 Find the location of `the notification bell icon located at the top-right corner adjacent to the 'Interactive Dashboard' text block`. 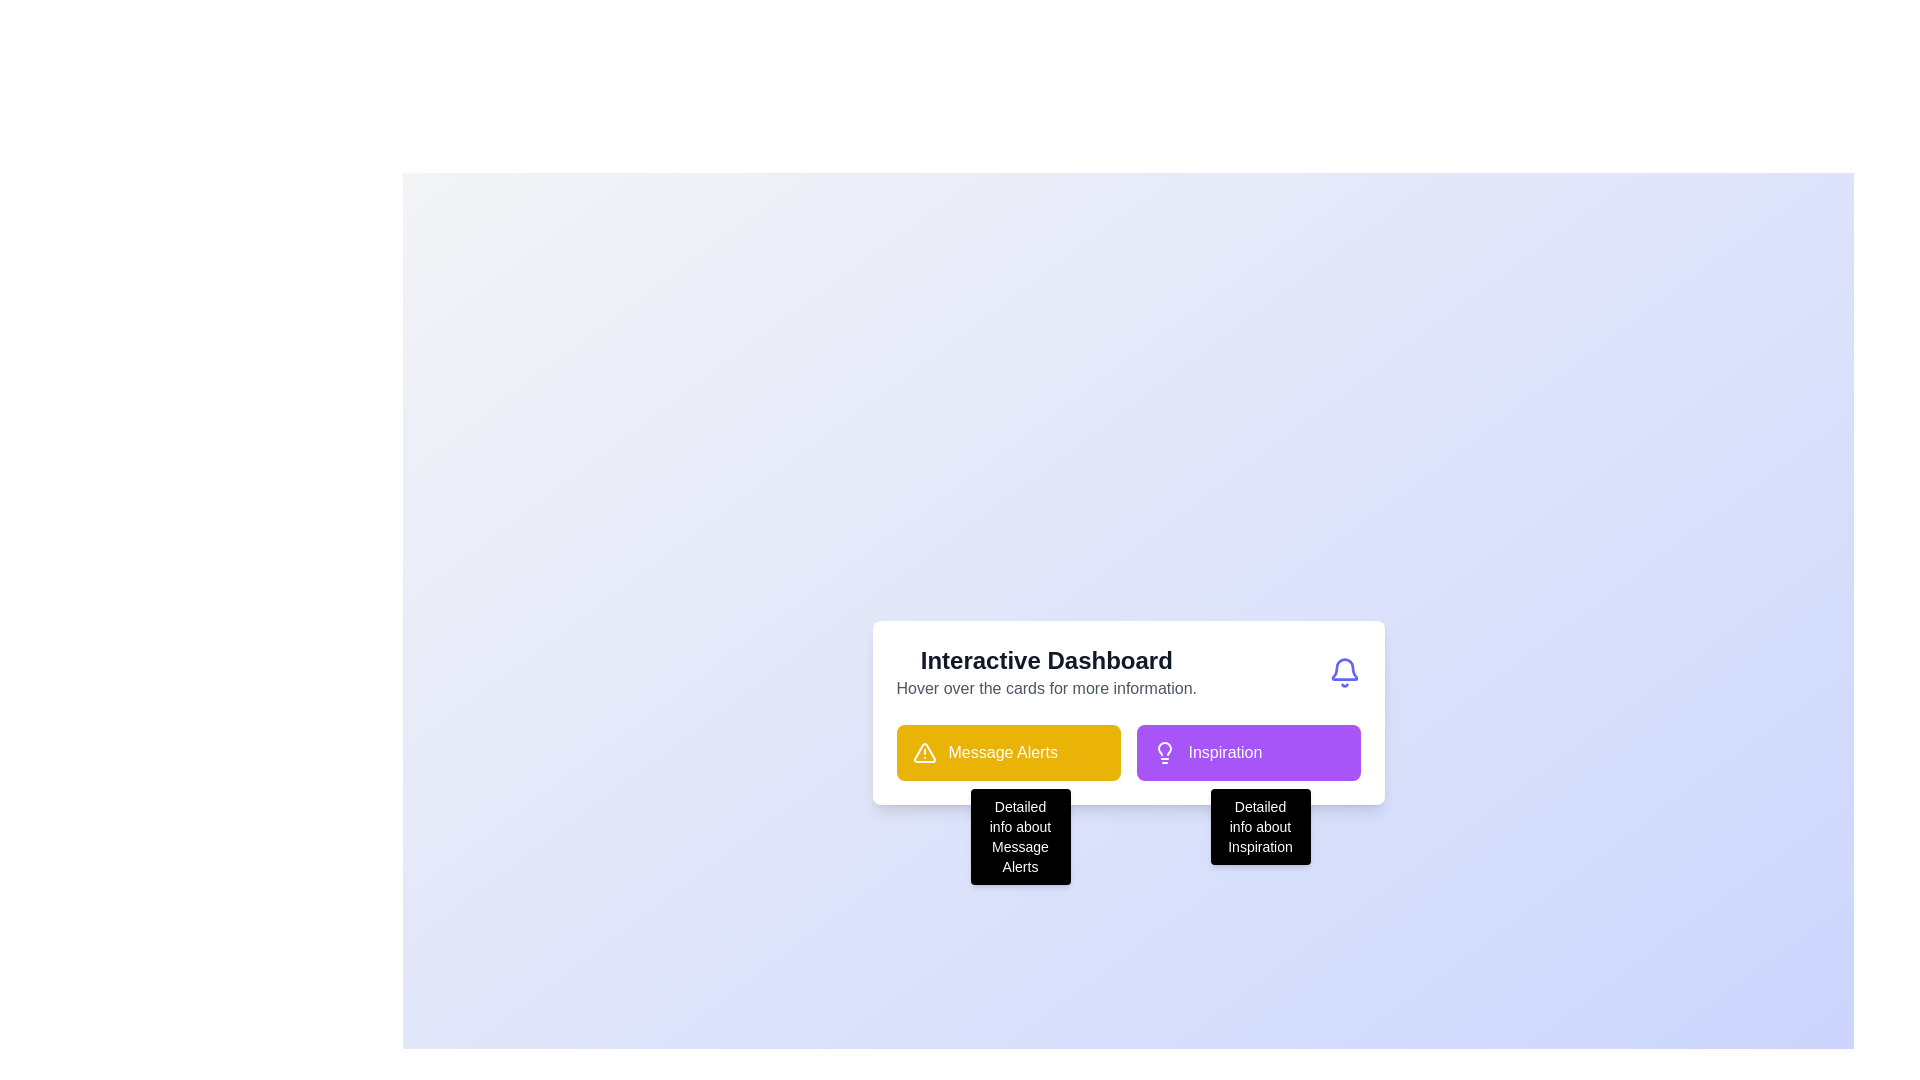

the notification bell icon located at the top-right corner adjacent to the 'Interactive Dashboard' text block is located at coordinates (1344, 672).